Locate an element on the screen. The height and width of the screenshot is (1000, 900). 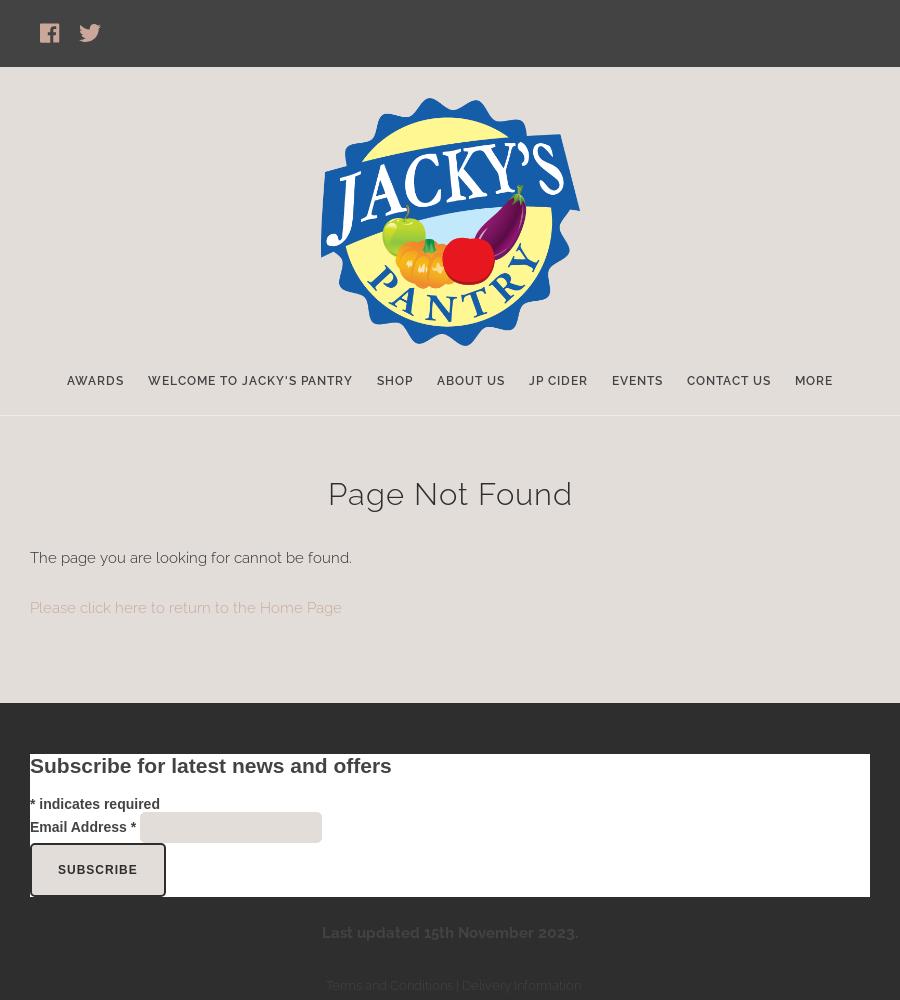
'More' is located at coordinates (813, 381).